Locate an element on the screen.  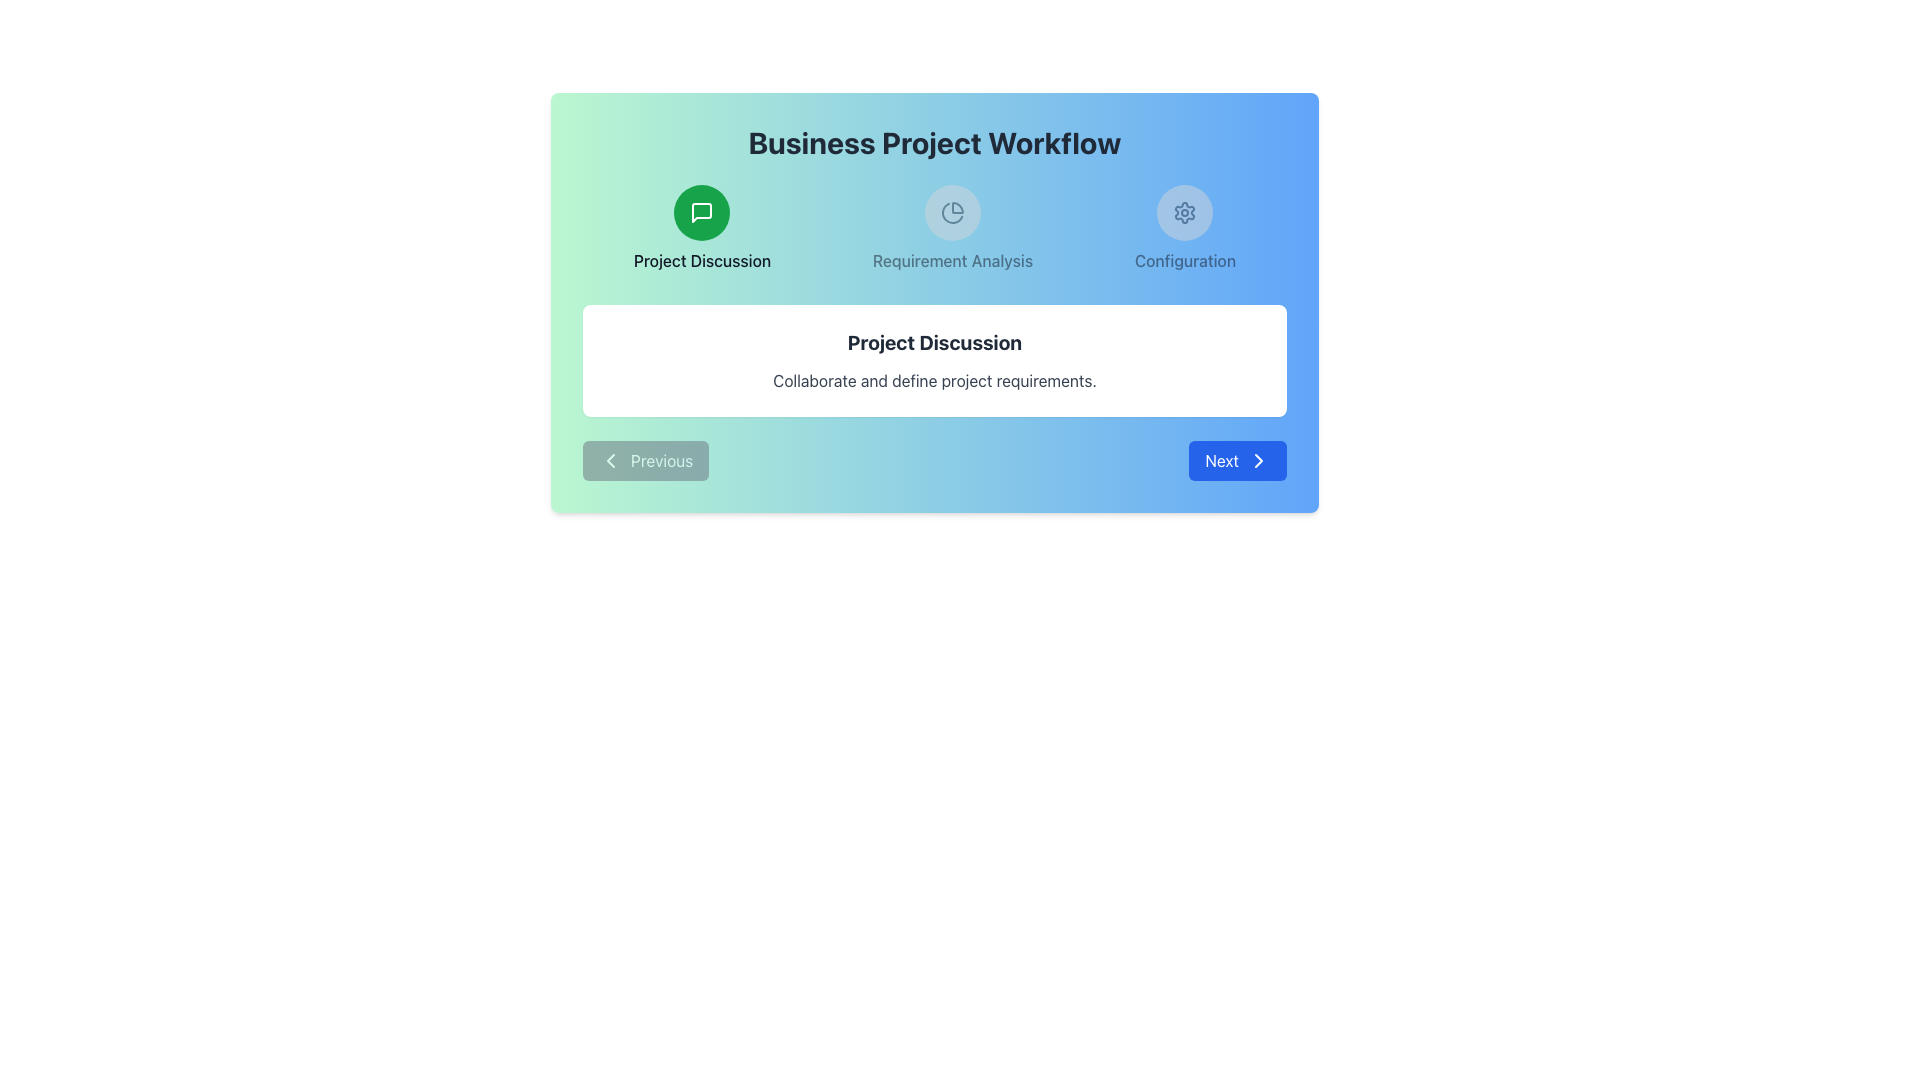
the visual indication of navigation by focusing on the backward action icon located to the left of the 'Previous' button is located at coordinates (609, 461).